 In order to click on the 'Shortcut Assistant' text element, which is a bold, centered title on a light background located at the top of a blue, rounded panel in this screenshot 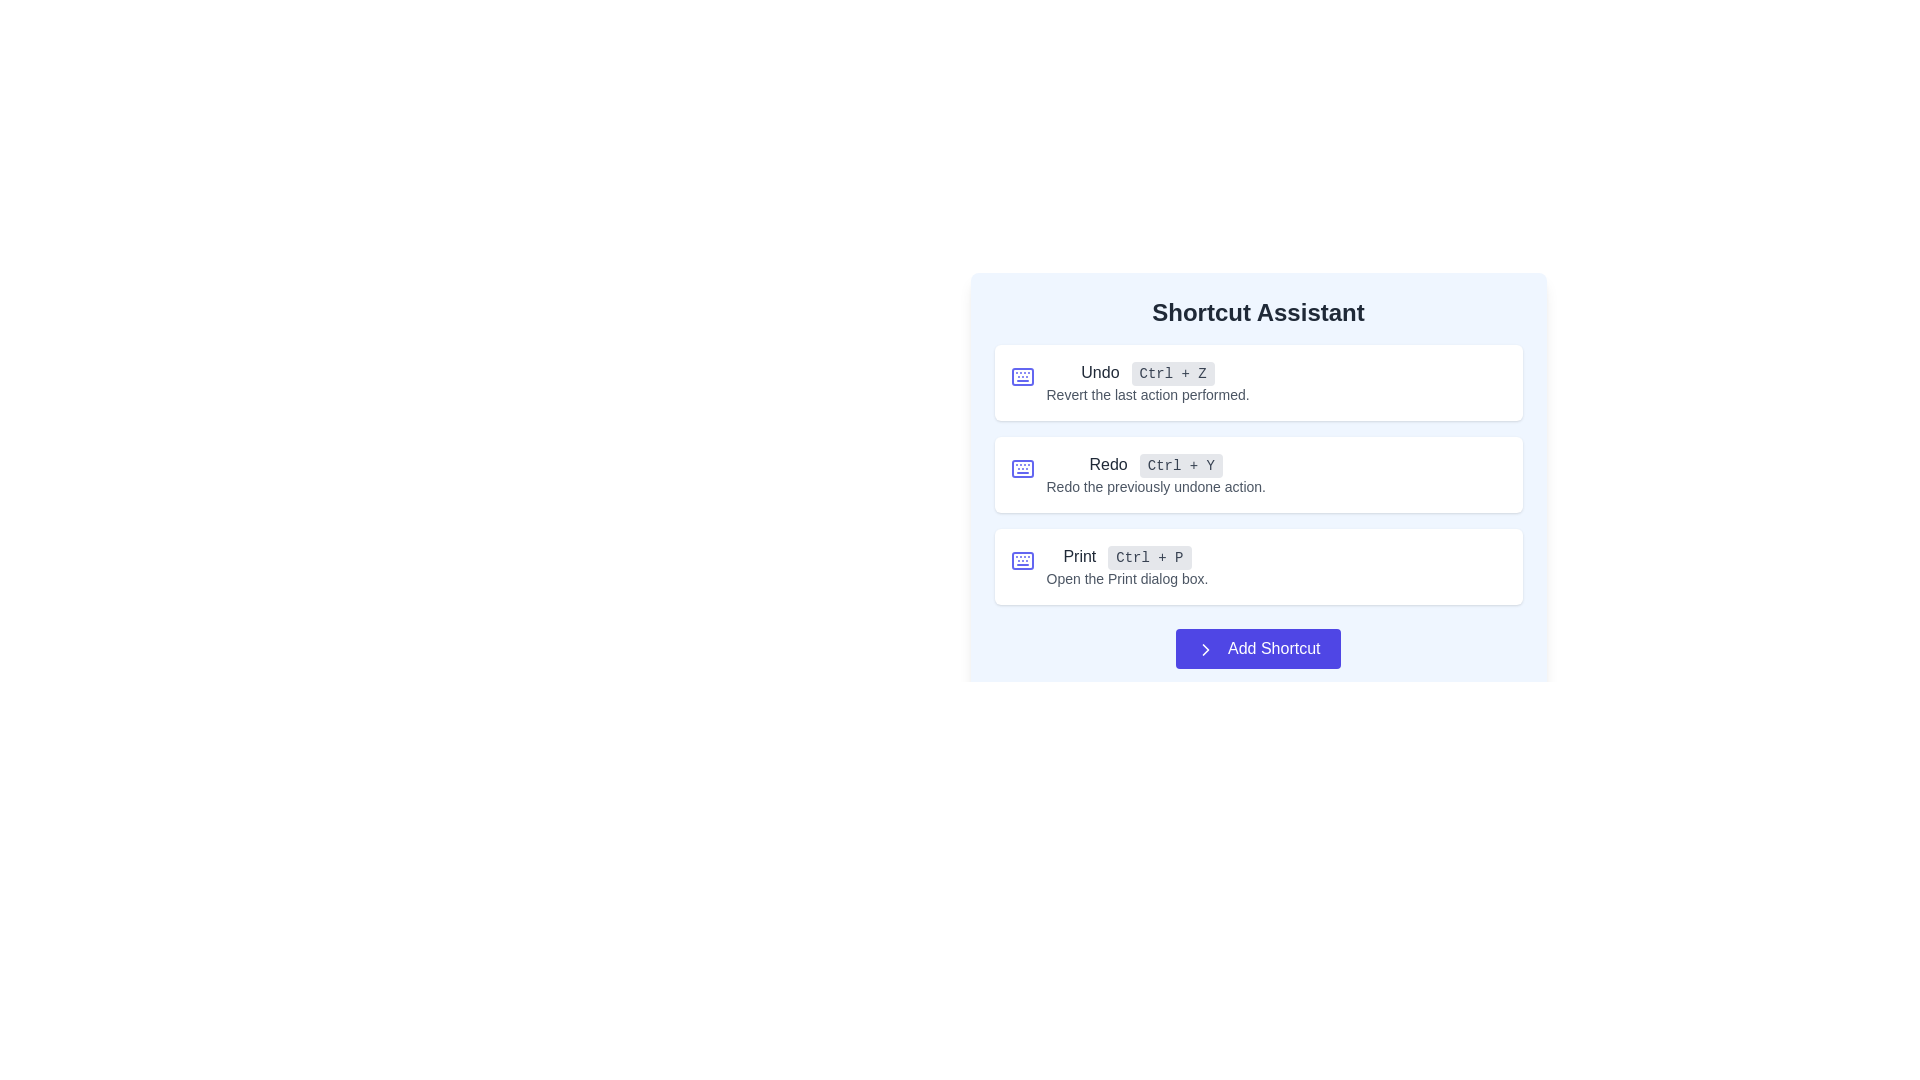, I will do `click(1257, 312)`.